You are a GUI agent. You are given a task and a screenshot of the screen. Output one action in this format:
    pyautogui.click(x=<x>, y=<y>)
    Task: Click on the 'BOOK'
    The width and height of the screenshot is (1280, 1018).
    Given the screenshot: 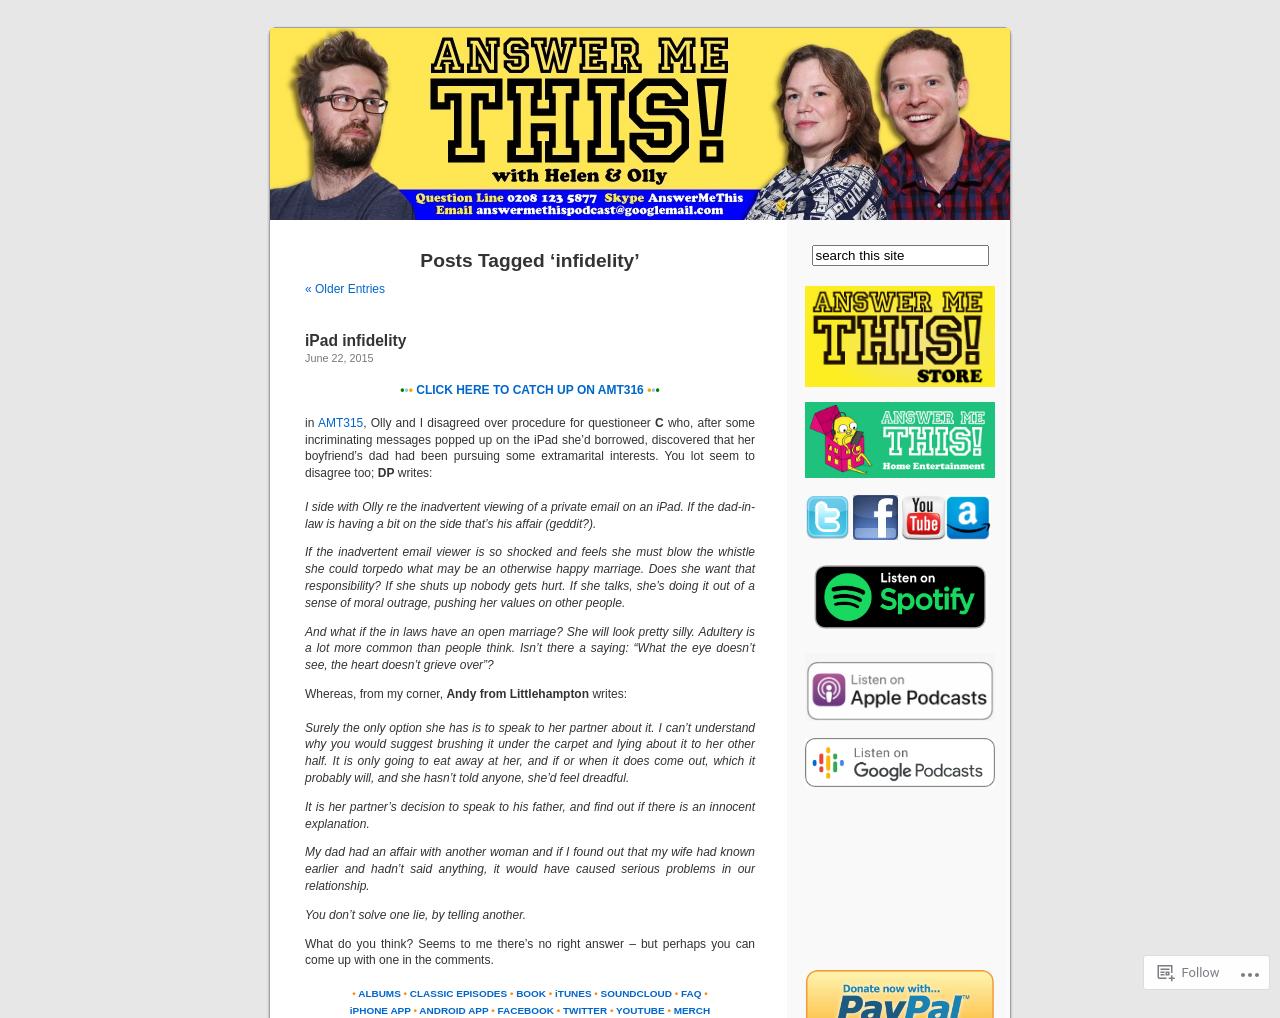 What is the action you would take?
    pyautogui.click(x=530, y=992)
    